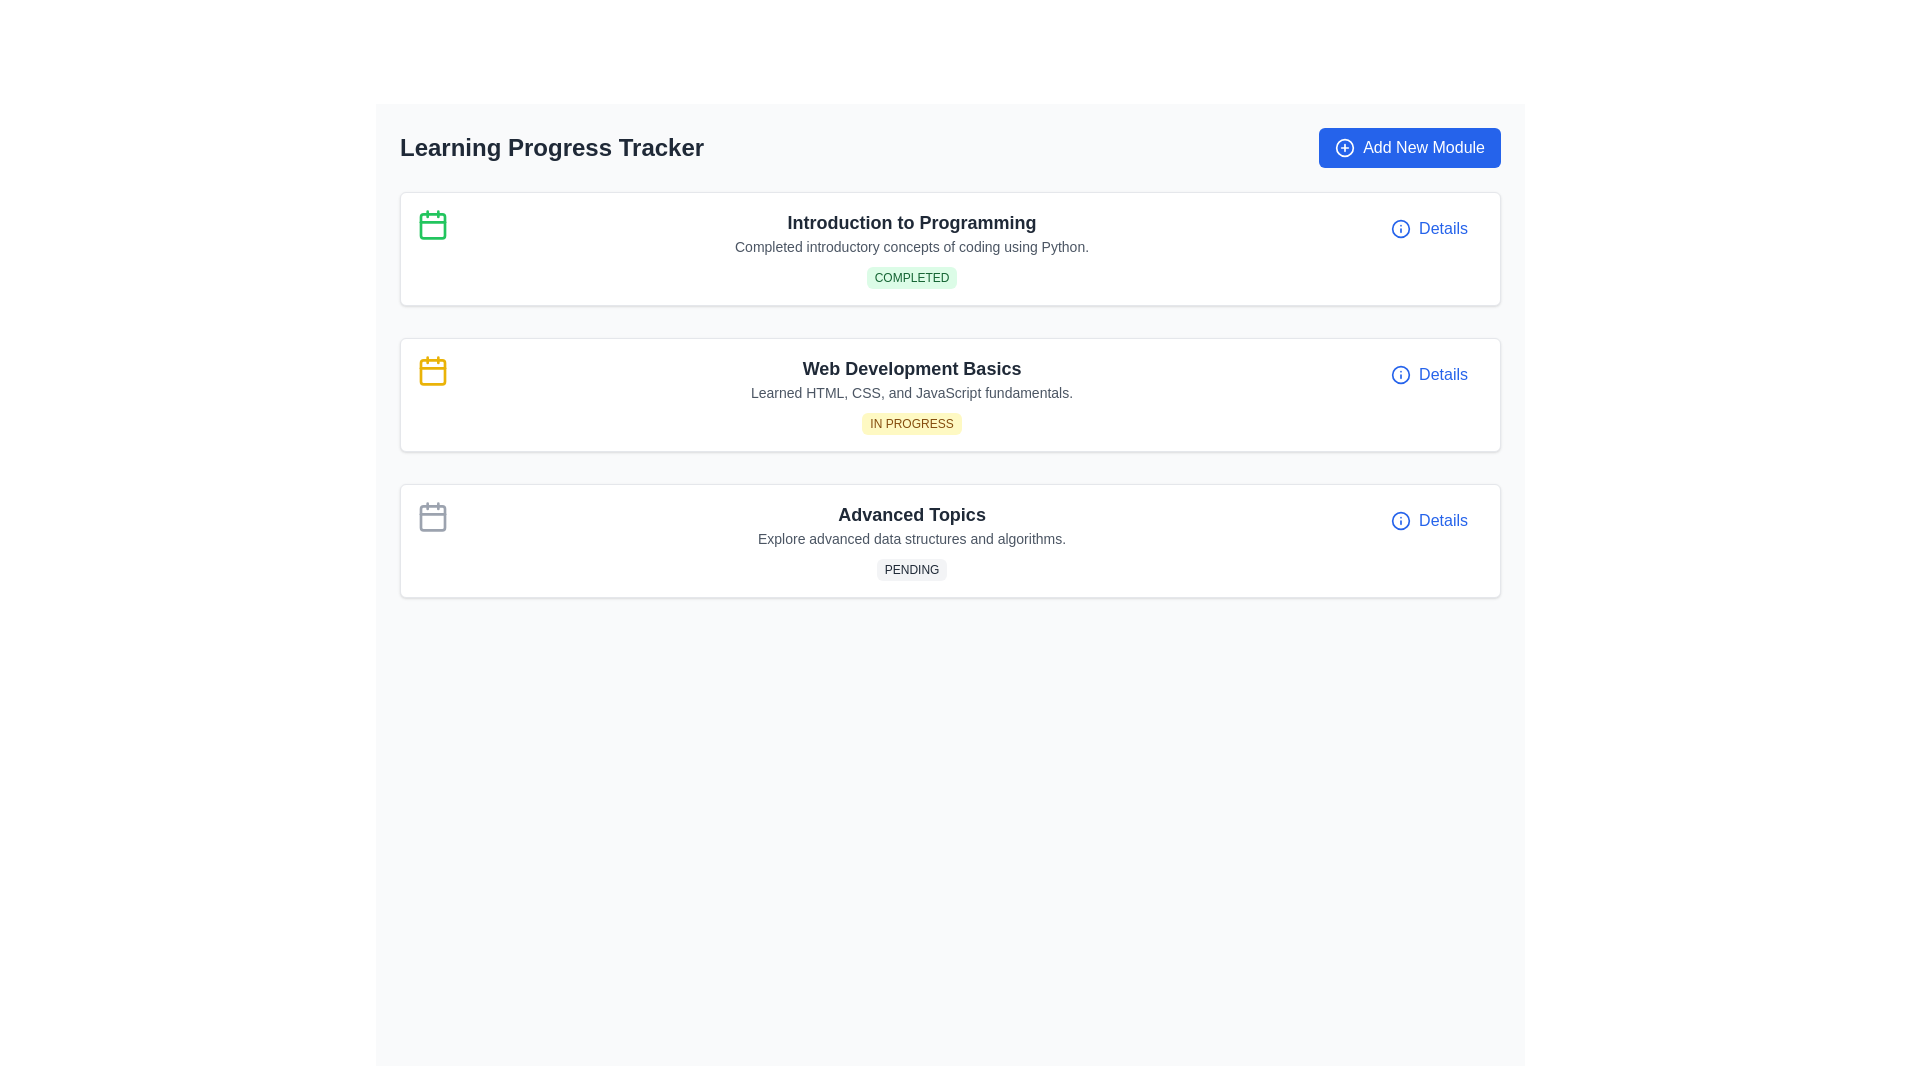  I want to click on the bold, large-sized static text labeled 'Learning Progress Tracker' located prominently at the top-left section of the interface, so click(552, 146).